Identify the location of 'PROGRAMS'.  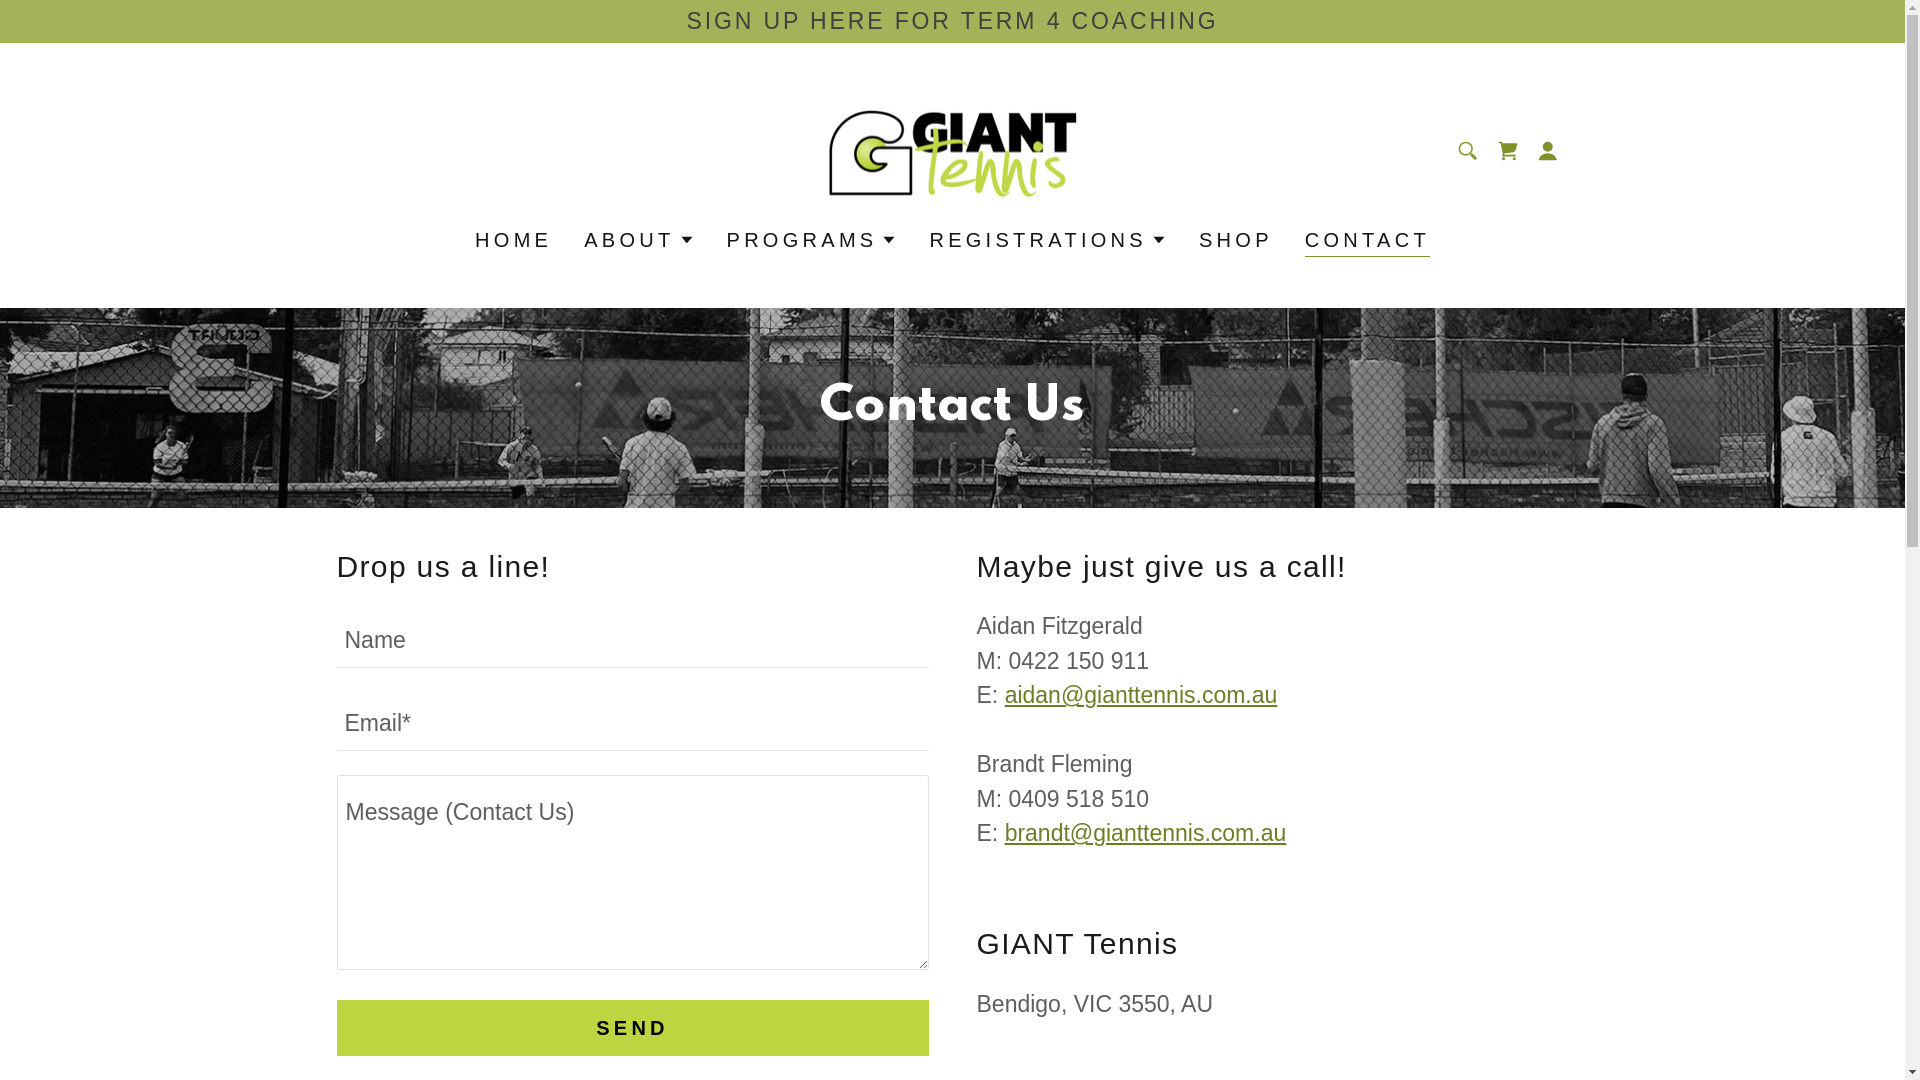
(812, 238).